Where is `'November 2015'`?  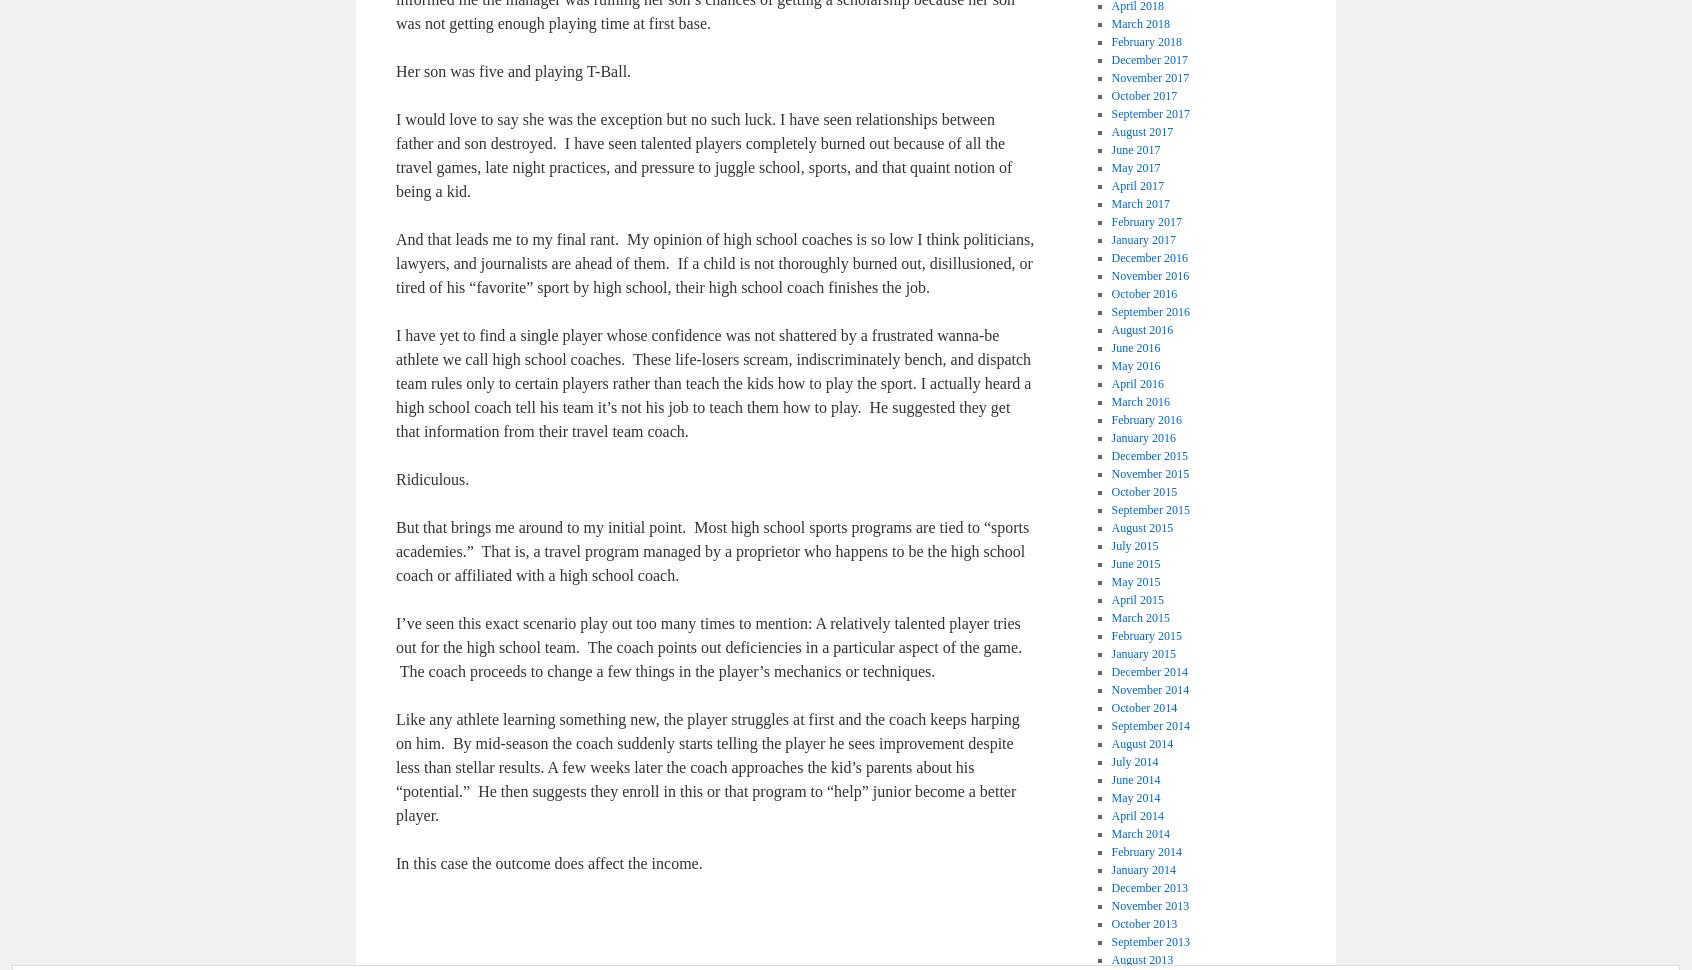
'November 2015' is located at coordinates (1110, 473).